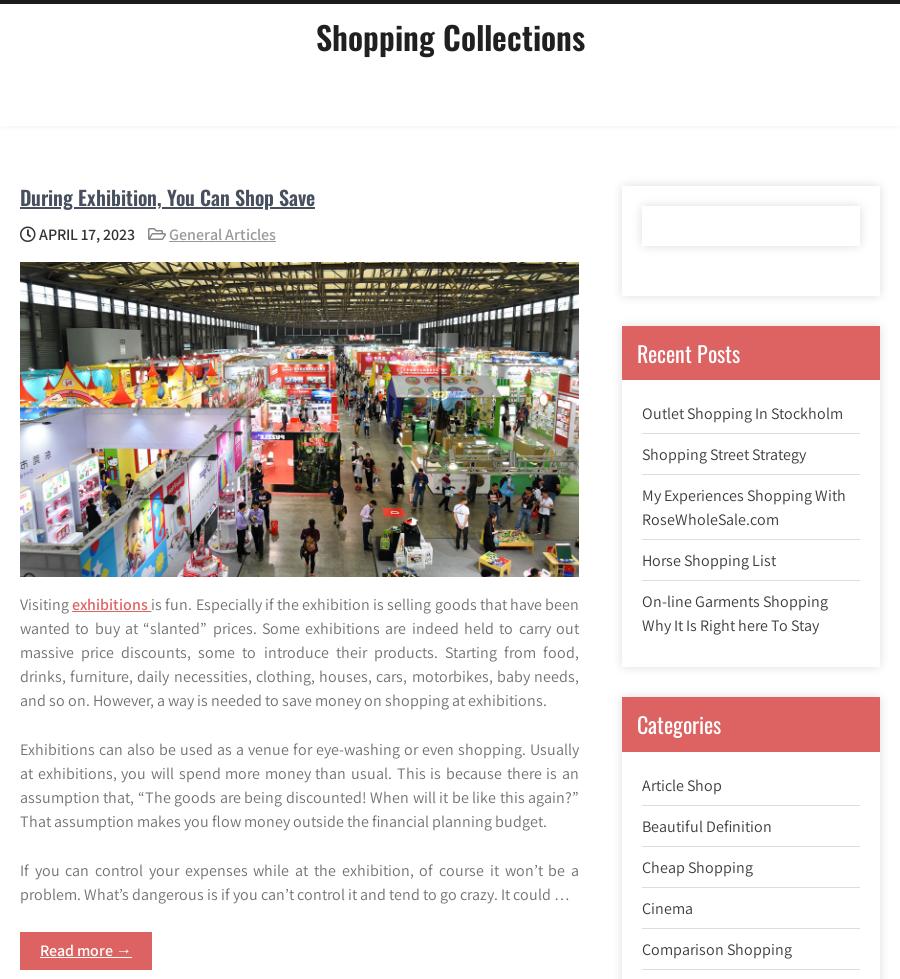 The height and width of the screenshot is (979, 900). I want to click on 'Categories', so click(677, 722).